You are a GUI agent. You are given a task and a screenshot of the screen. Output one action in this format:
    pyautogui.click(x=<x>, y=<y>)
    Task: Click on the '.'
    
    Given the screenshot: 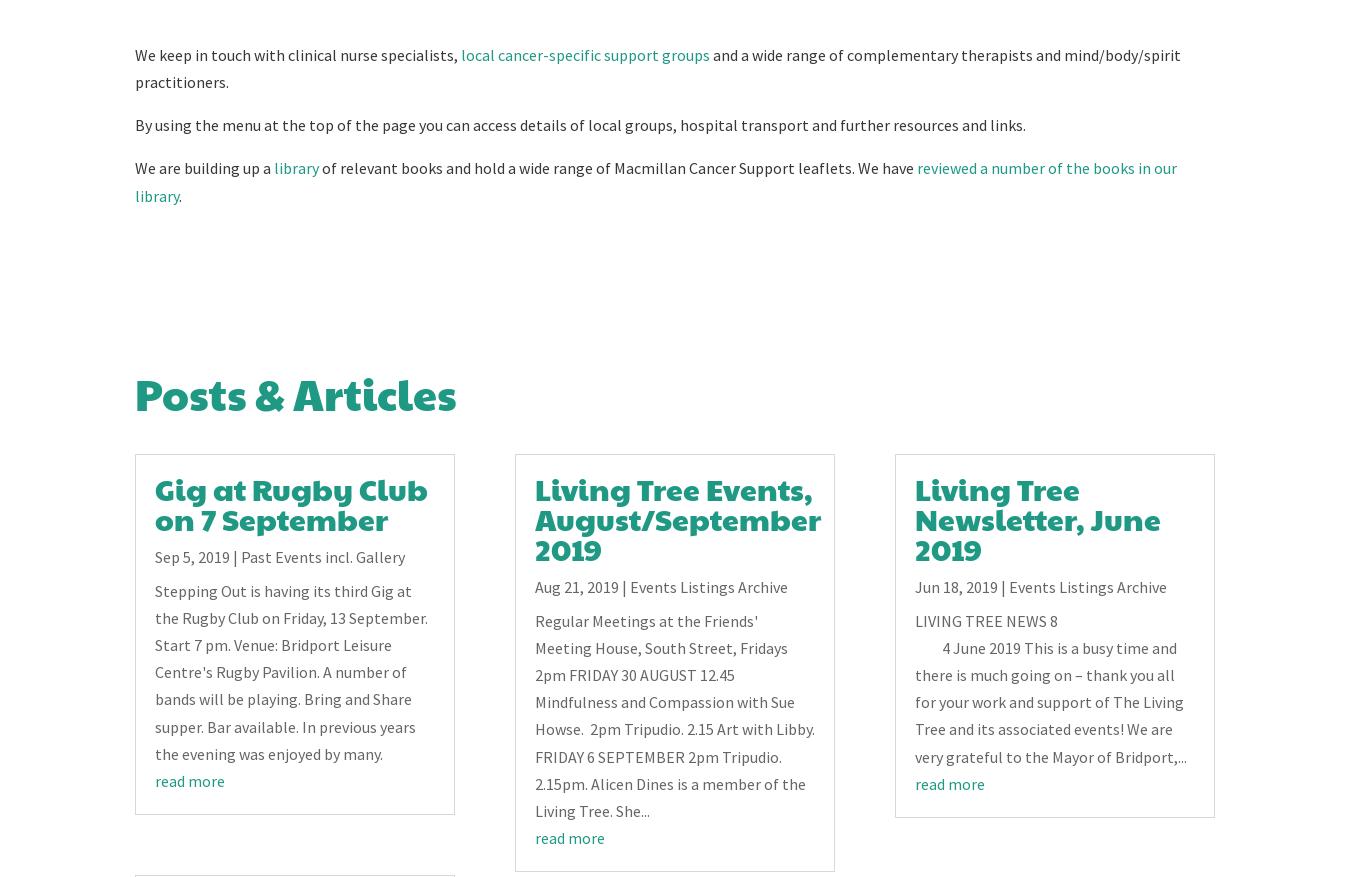 What is the action you would take?
    pyautogui.click(x=180, y=194)
    